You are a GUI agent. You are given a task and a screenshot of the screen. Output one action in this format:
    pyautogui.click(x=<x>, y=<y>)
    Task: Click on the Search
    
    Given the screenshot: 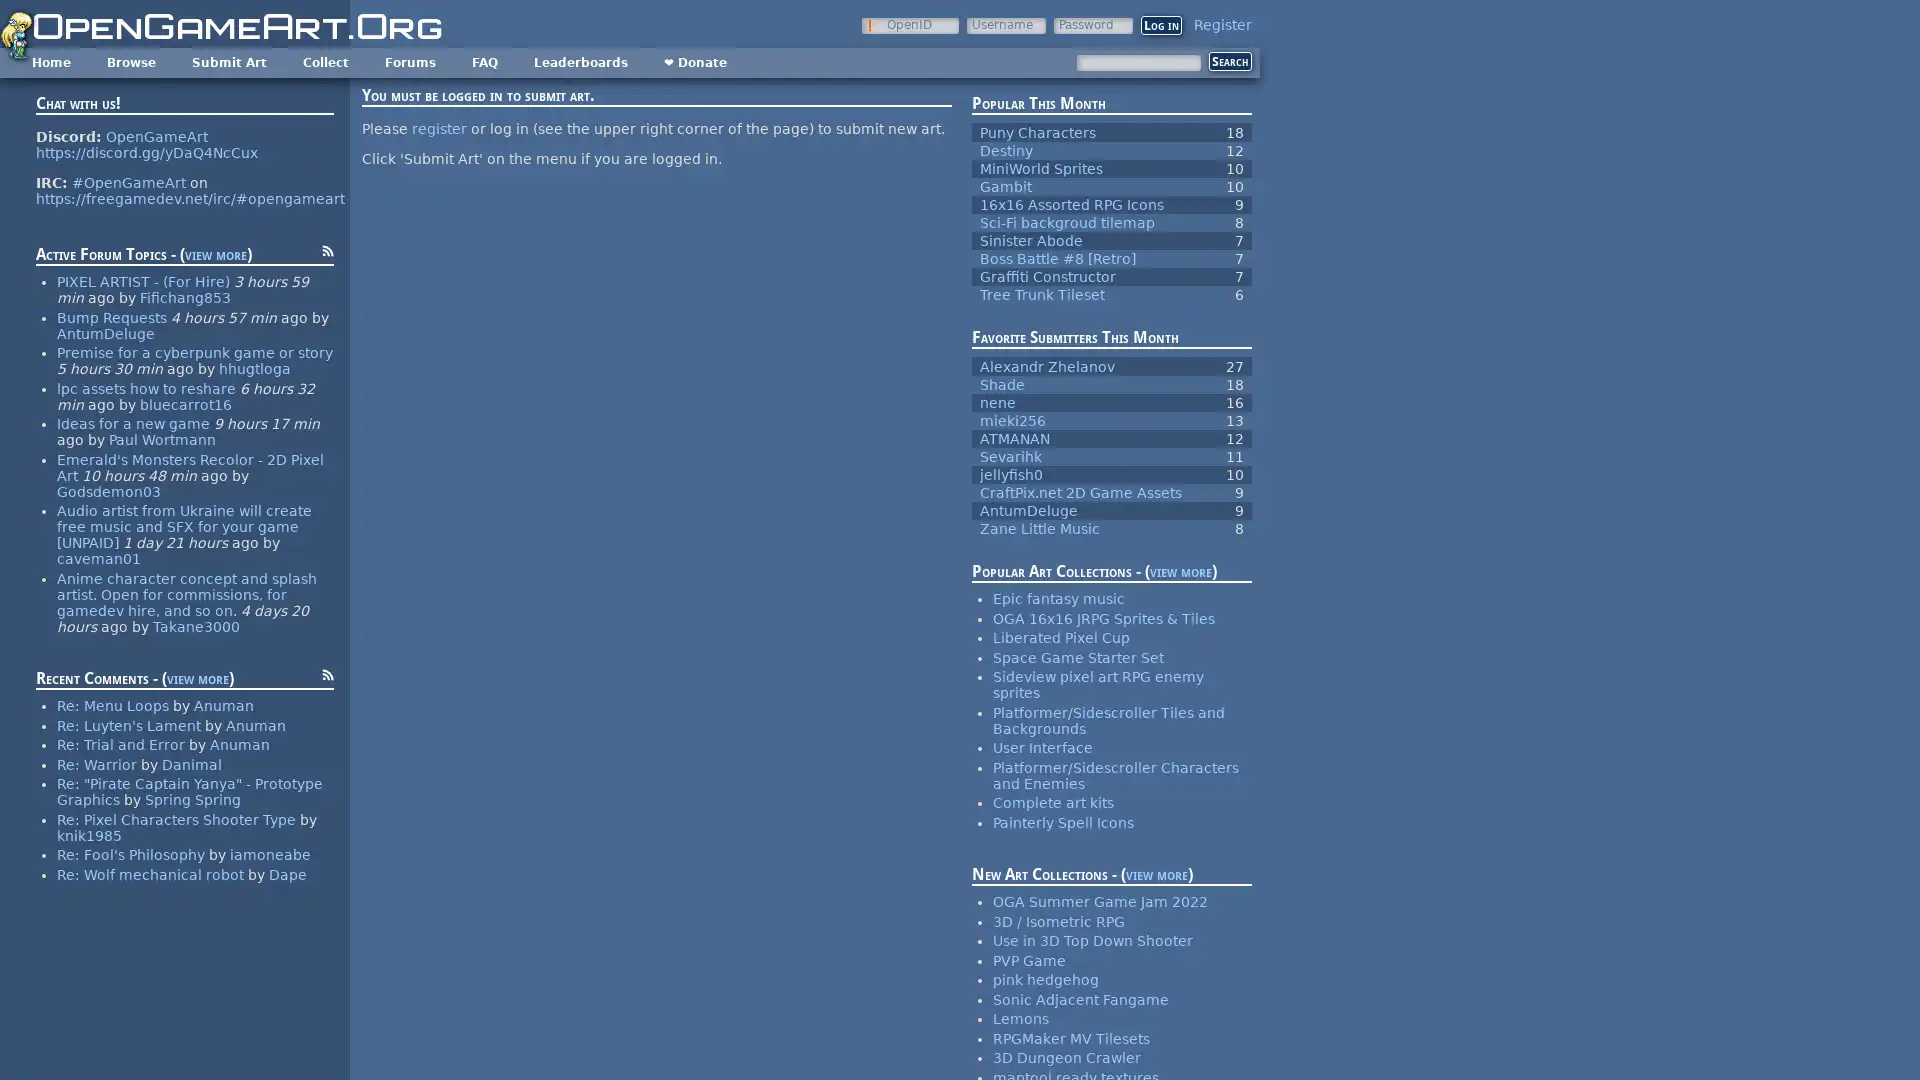 What is the action you would take?
    pyautogui.click(x=1229, y=60)
    